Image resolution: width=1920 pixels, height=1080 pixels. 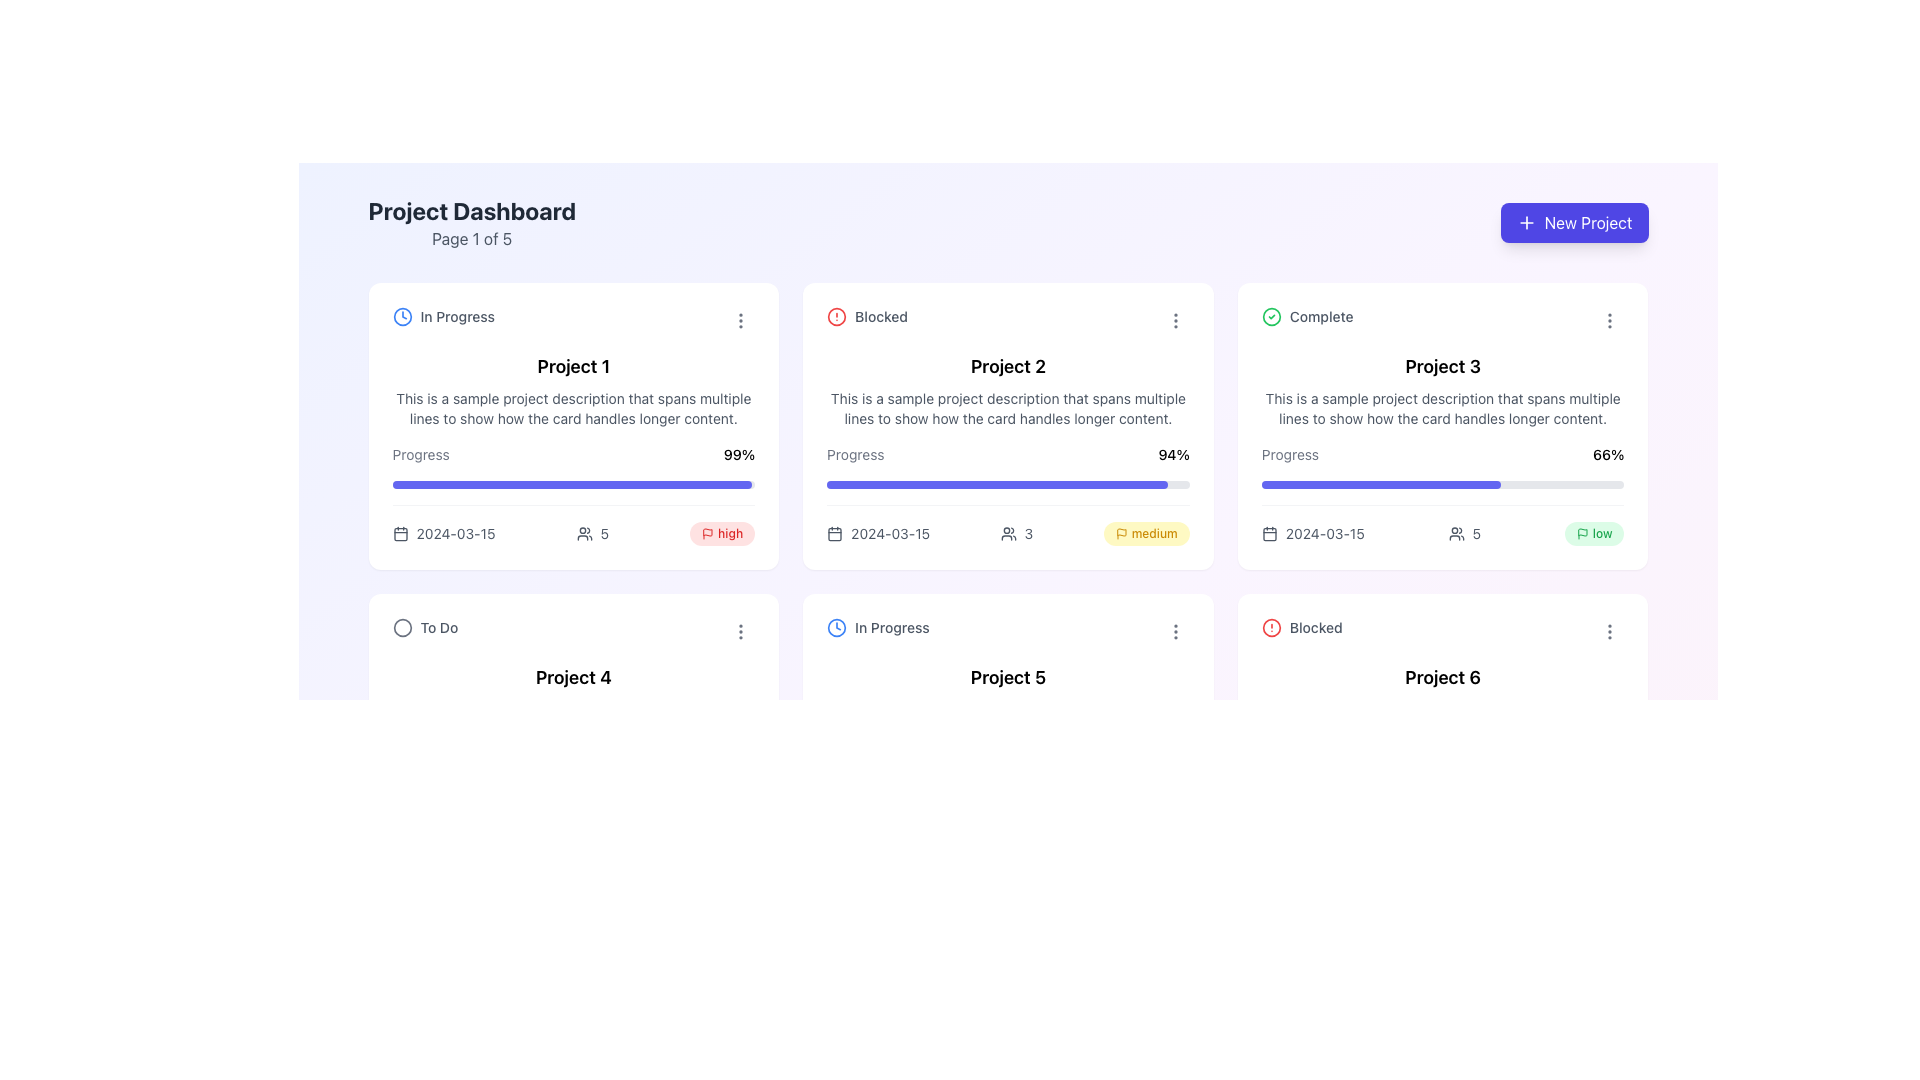 I want to click on 'Blocked' status information from the status marker icon and text located in the second card labeled 'Project 2' on the dashboard interface, so click(x=867, y=315).